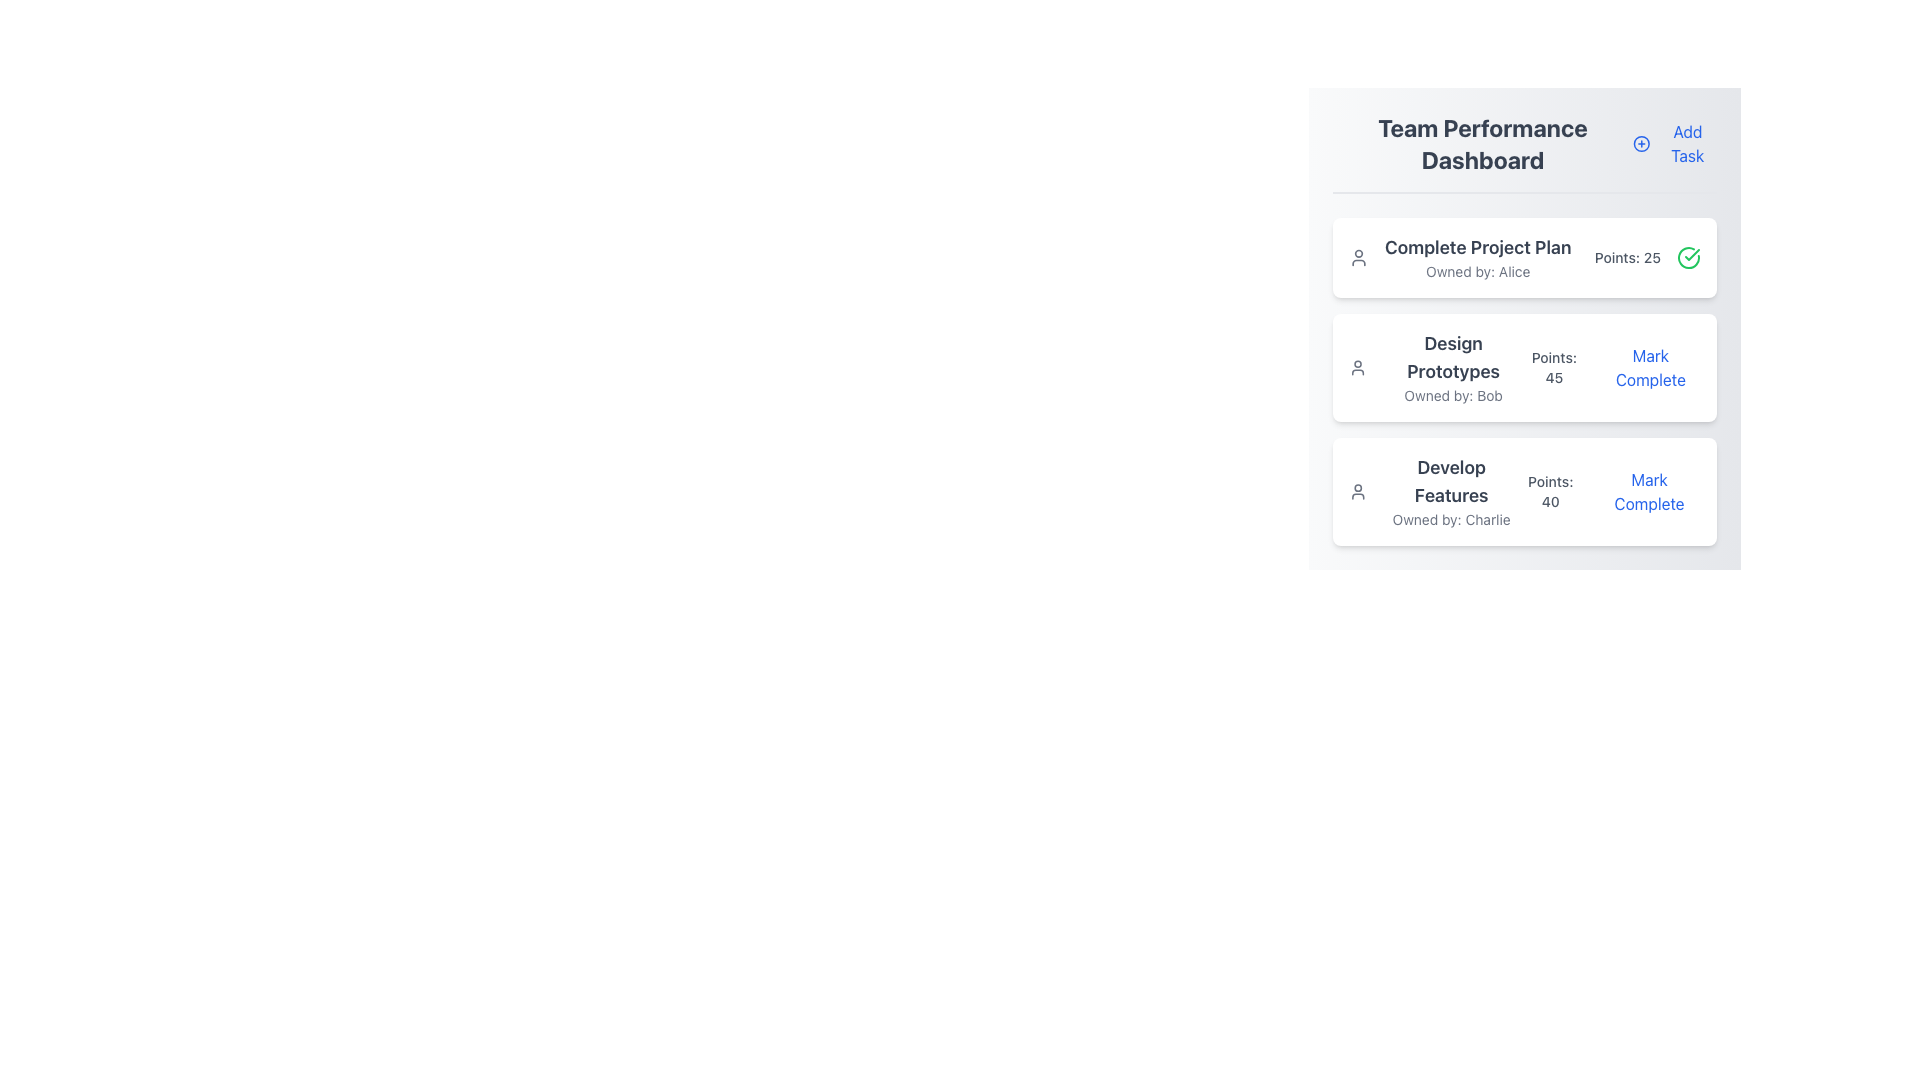  Describe the element at coordinates (1453, 367) in the screenshot. I see `the 'Design Prototypes' text label in the second card of the 'Team Performance Dashboard'` at that location.